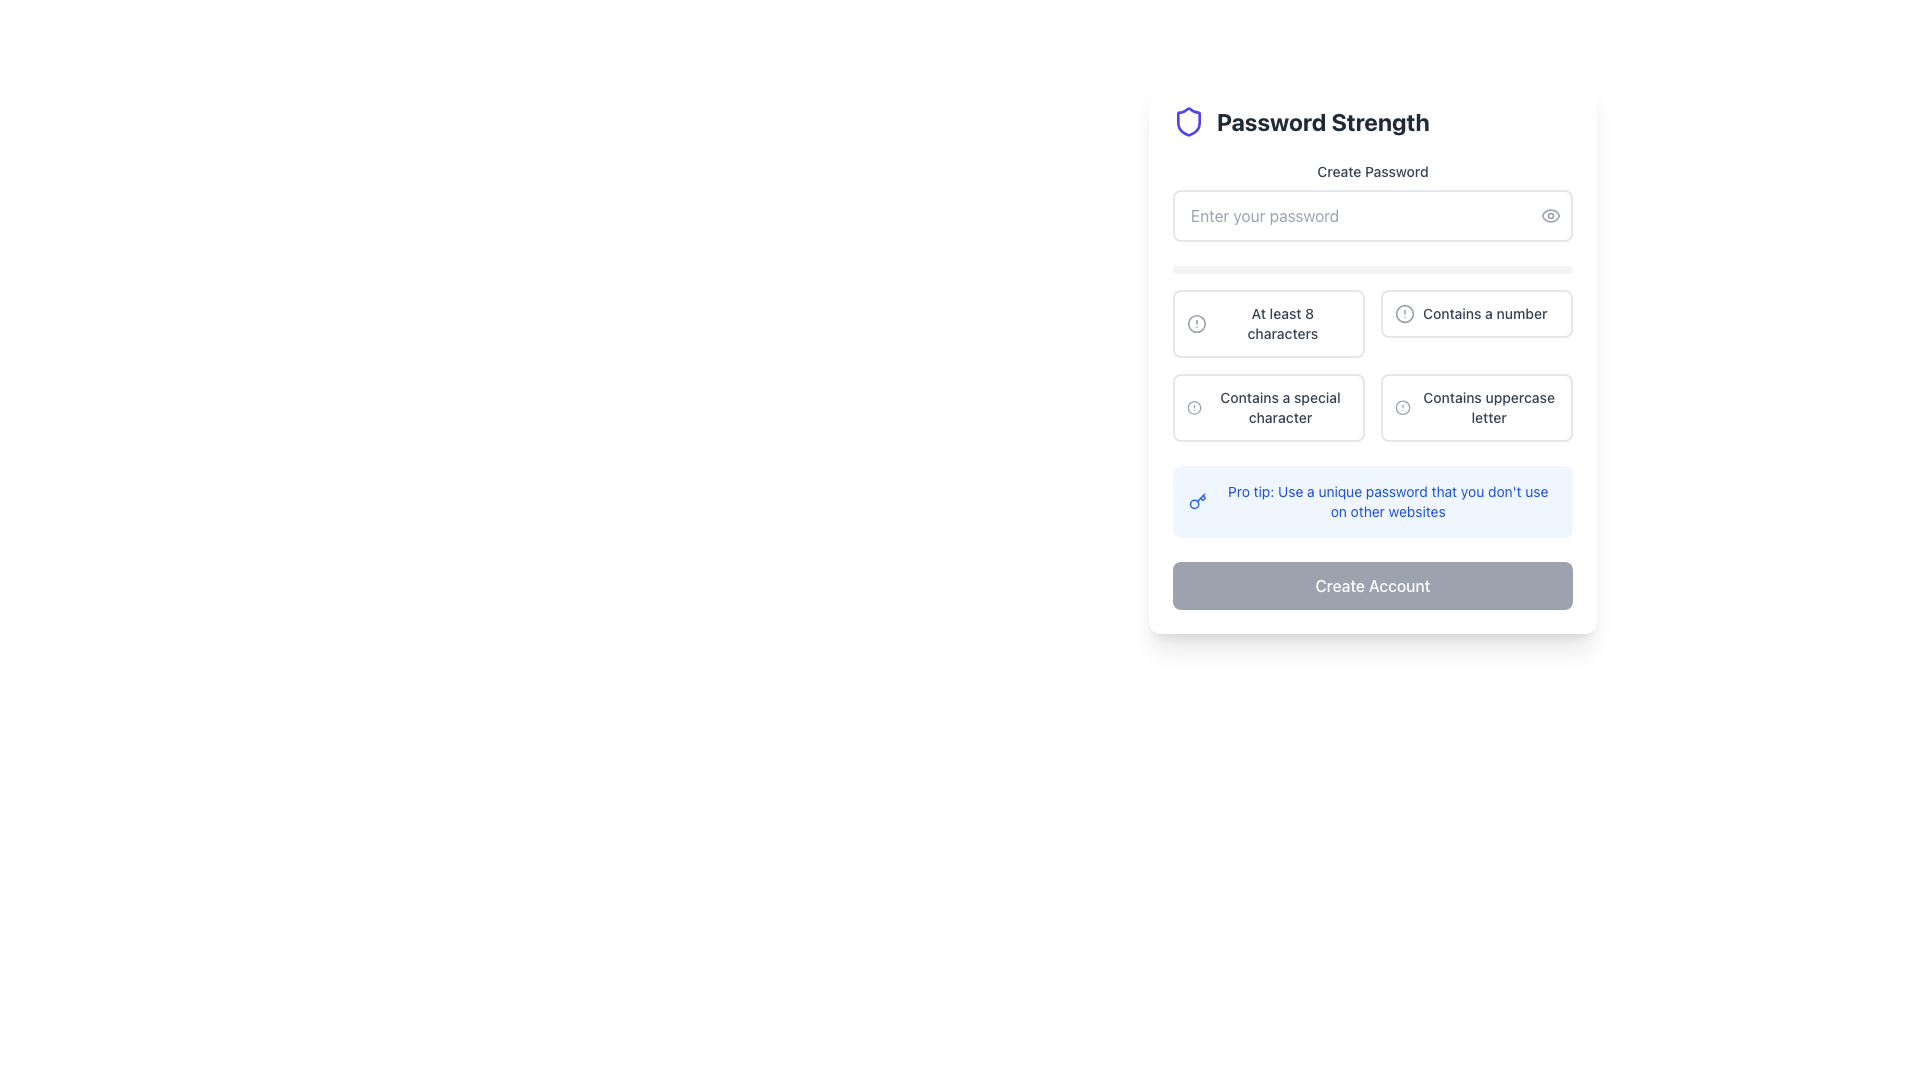  Describe the element at coordinates (1485, 313) in the screenshot. I see `the text label that states 'Contains a number', styled in gray (#707070), located to the right of a circular icon with an exclamation mark, indicating it is part of a validation message or checklist item` at that location.